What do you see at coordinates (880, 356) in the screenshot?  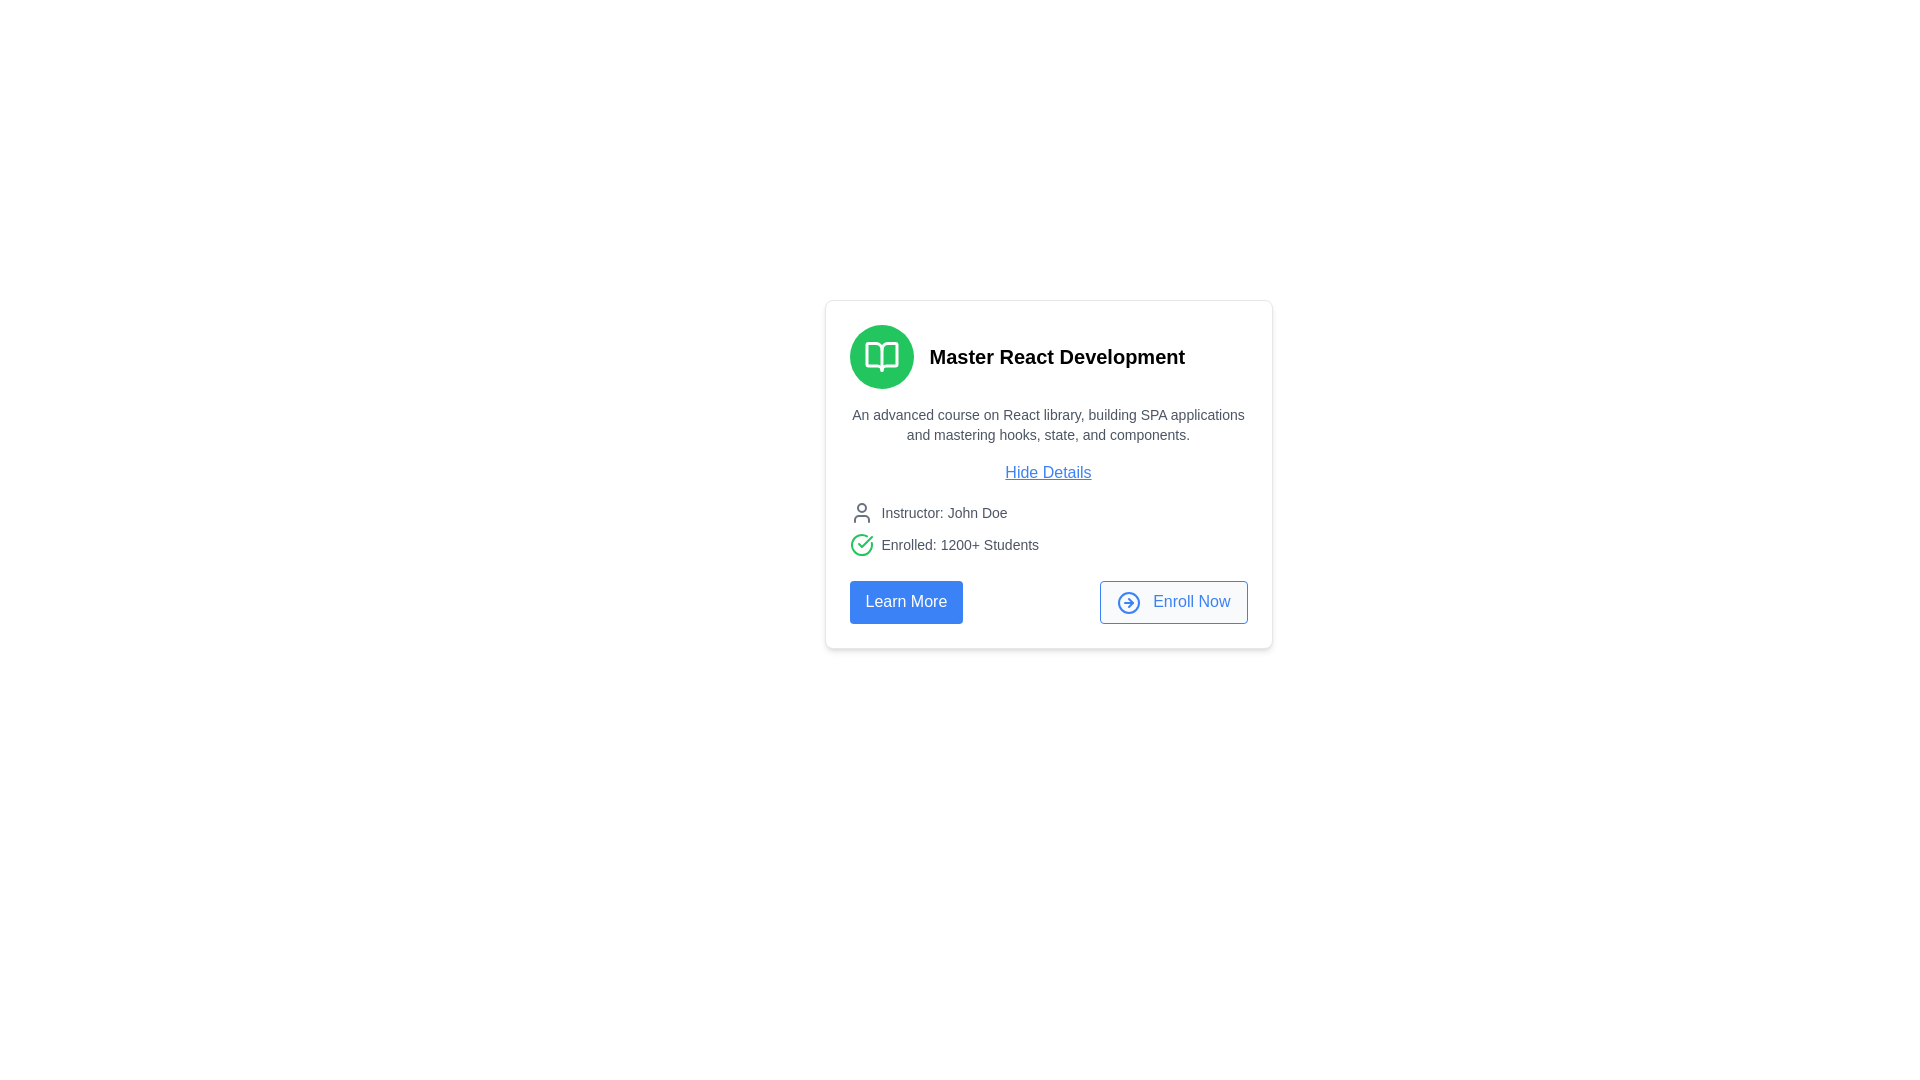 I see `the book icon representing learning or knowledge located at the top of the 'Master React Development' course card` at bounding box center [880, 356].